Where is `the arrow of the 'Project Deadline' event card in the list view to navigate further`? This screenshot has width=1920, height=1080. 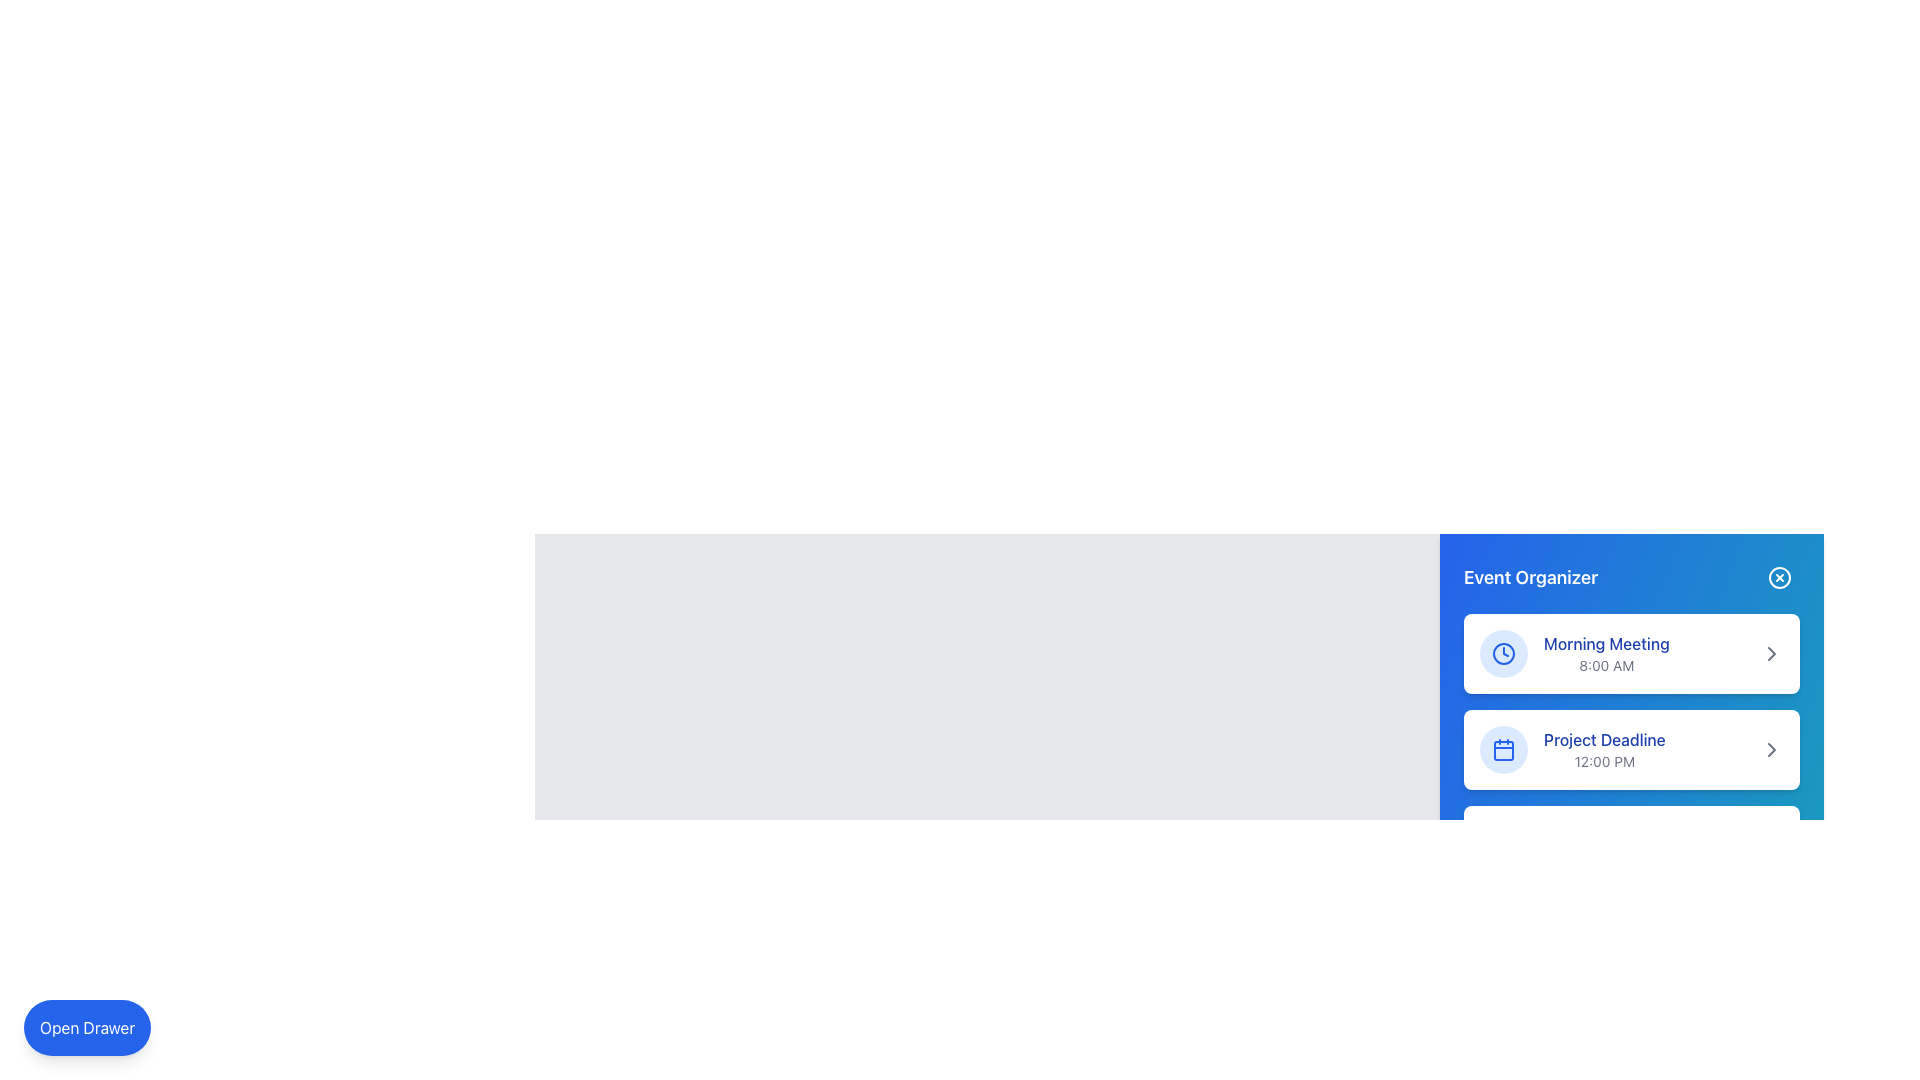 the arrow of the 'Project Deadline' event card in the list view to navigate further is located at coordinates (1632, 749).